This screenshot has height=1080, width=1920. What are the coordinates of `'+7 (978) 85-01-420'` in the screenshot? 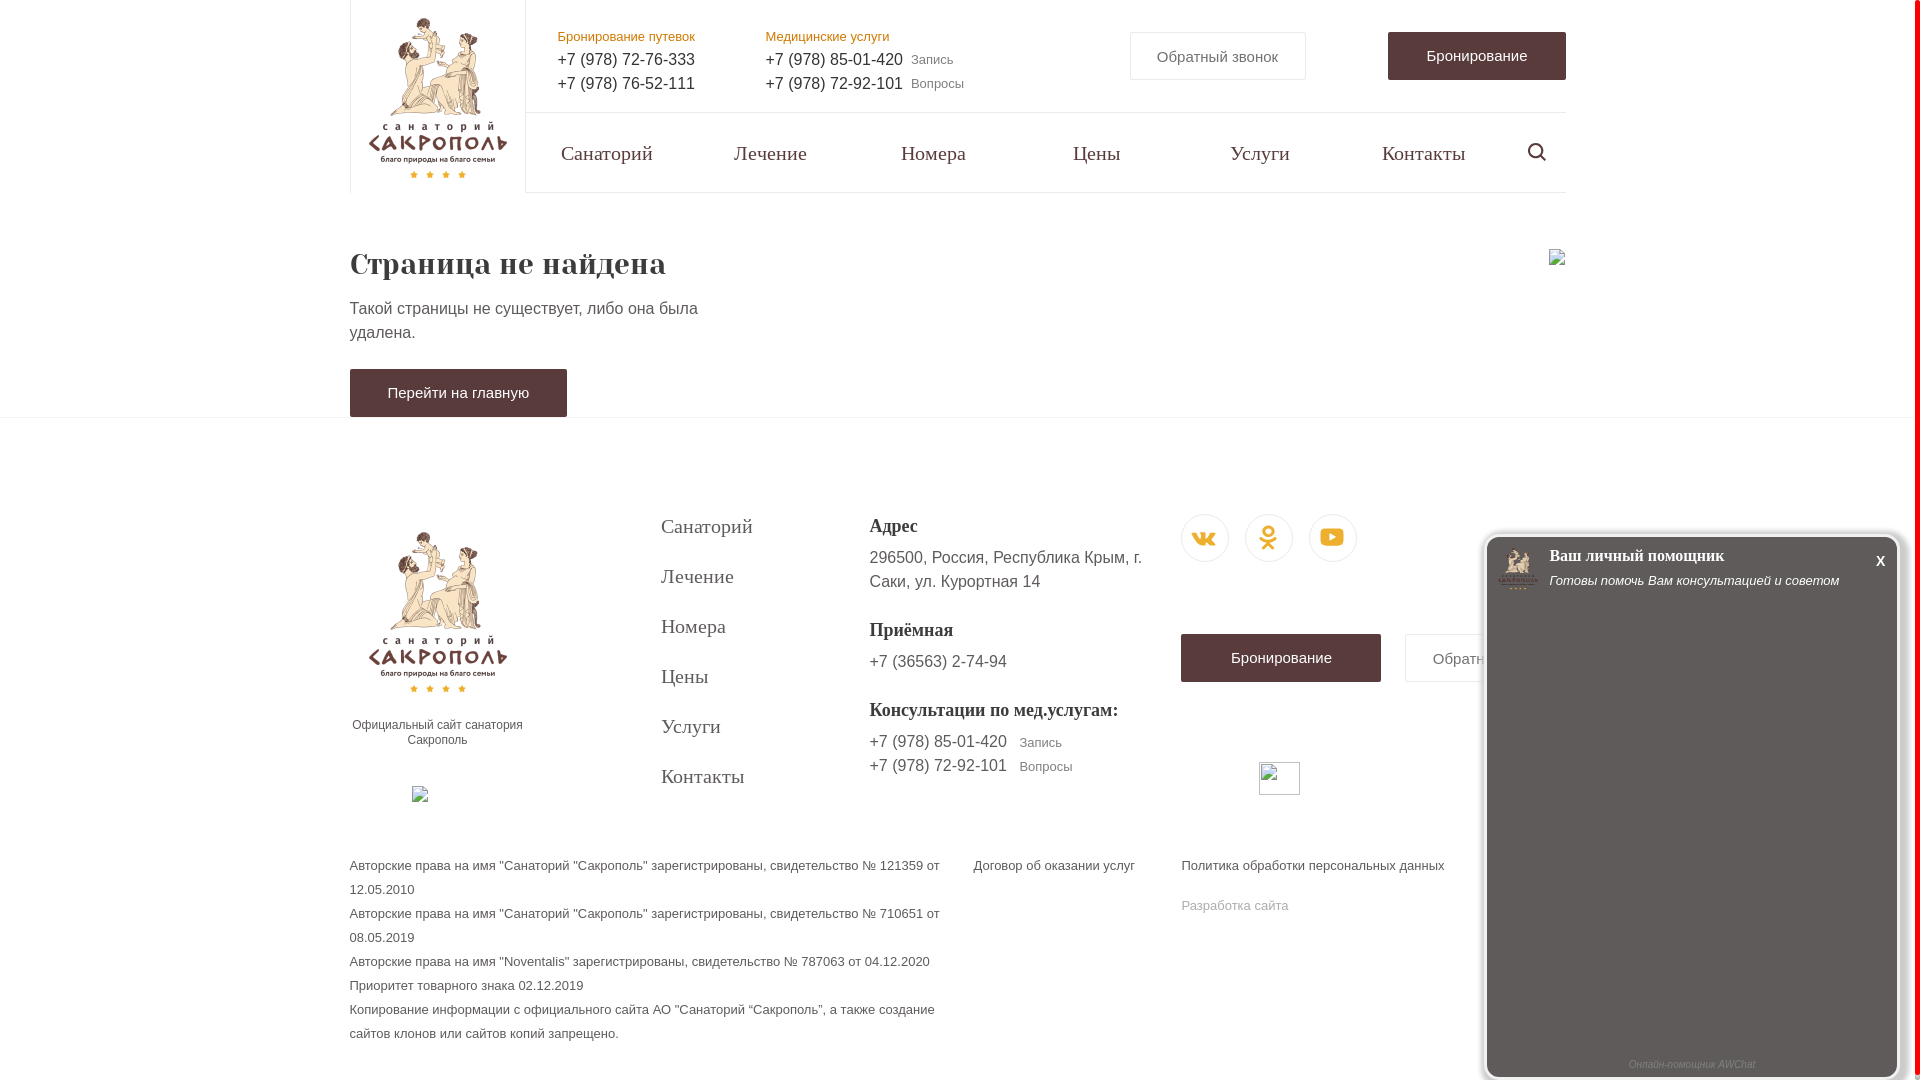 It's located at (765, 59).